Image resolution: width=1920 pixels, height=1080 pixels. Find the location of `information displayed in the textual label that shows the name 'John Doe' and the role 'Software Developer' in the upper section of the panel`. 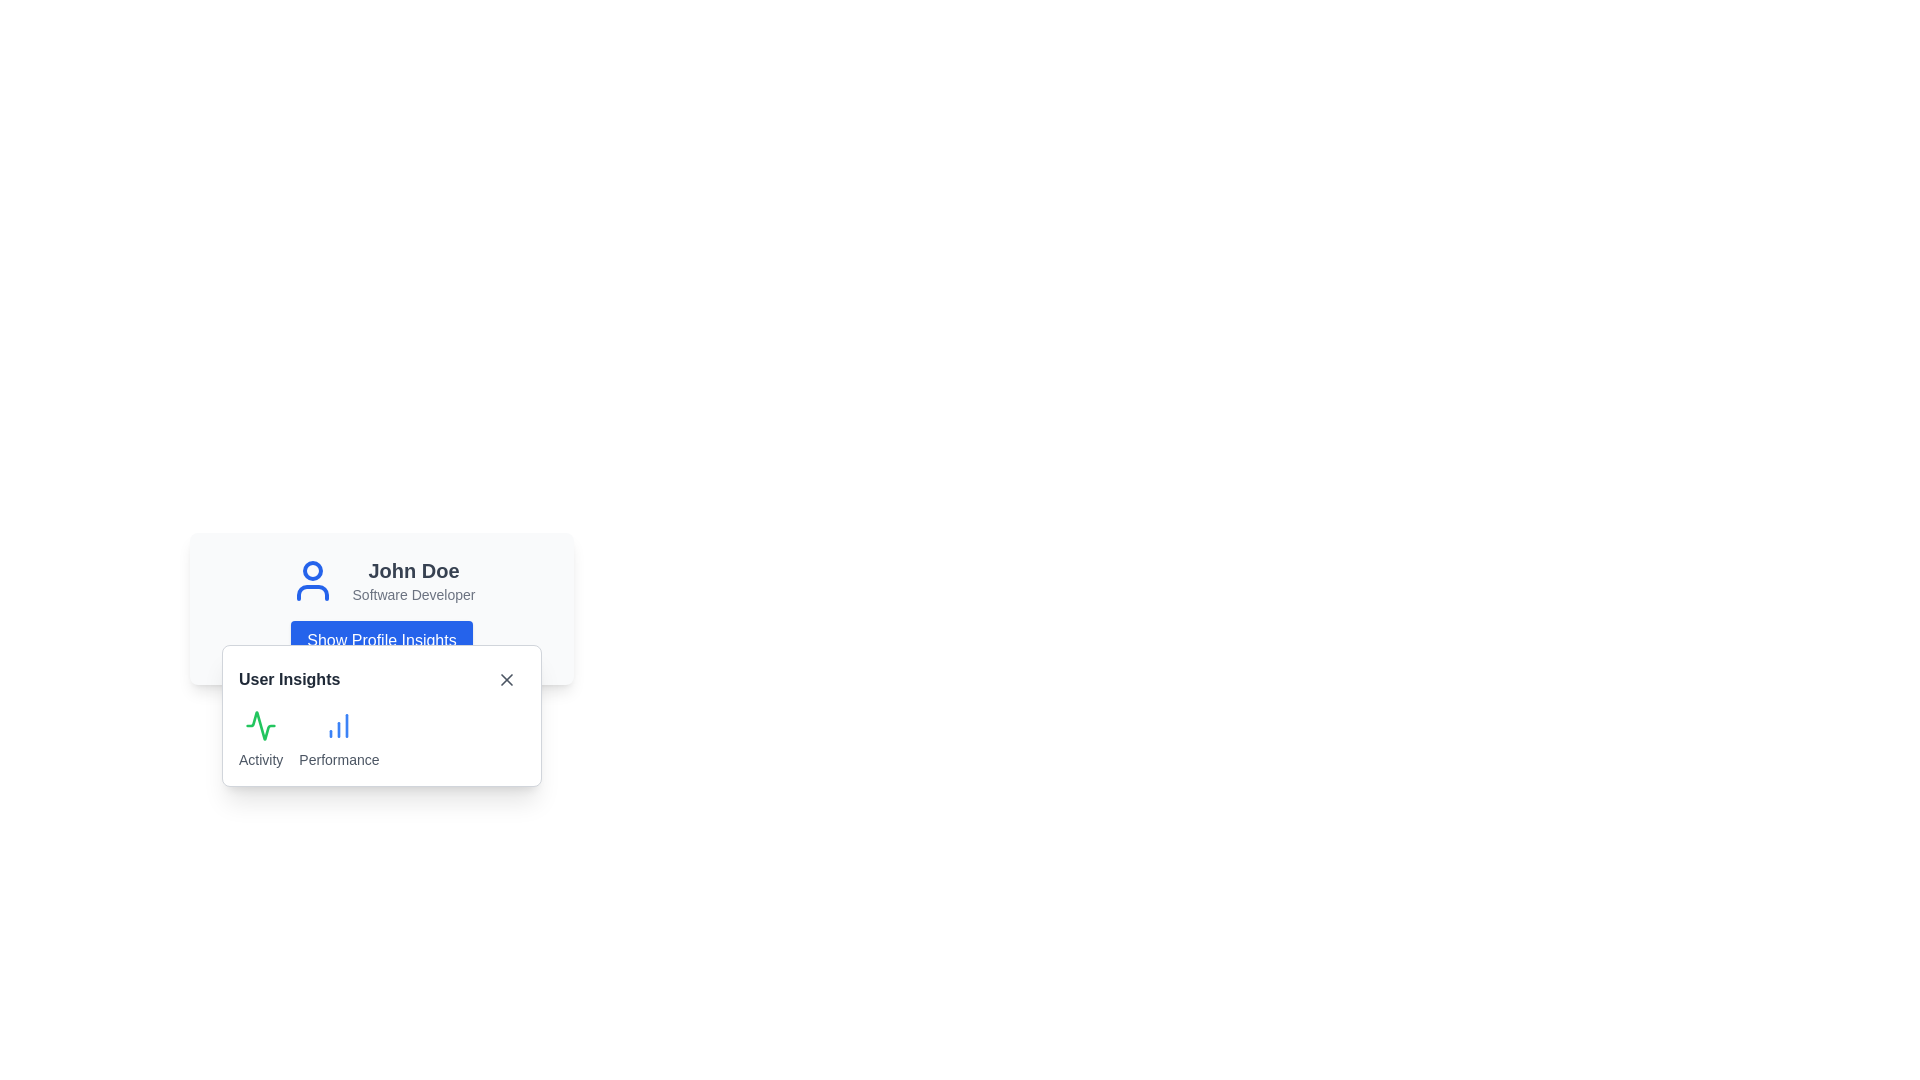

information displayed in the textual label that shows the name 'John Doe' and the role 'Software Developer' in the upper section of the panel is located at coordinates (412, 581).